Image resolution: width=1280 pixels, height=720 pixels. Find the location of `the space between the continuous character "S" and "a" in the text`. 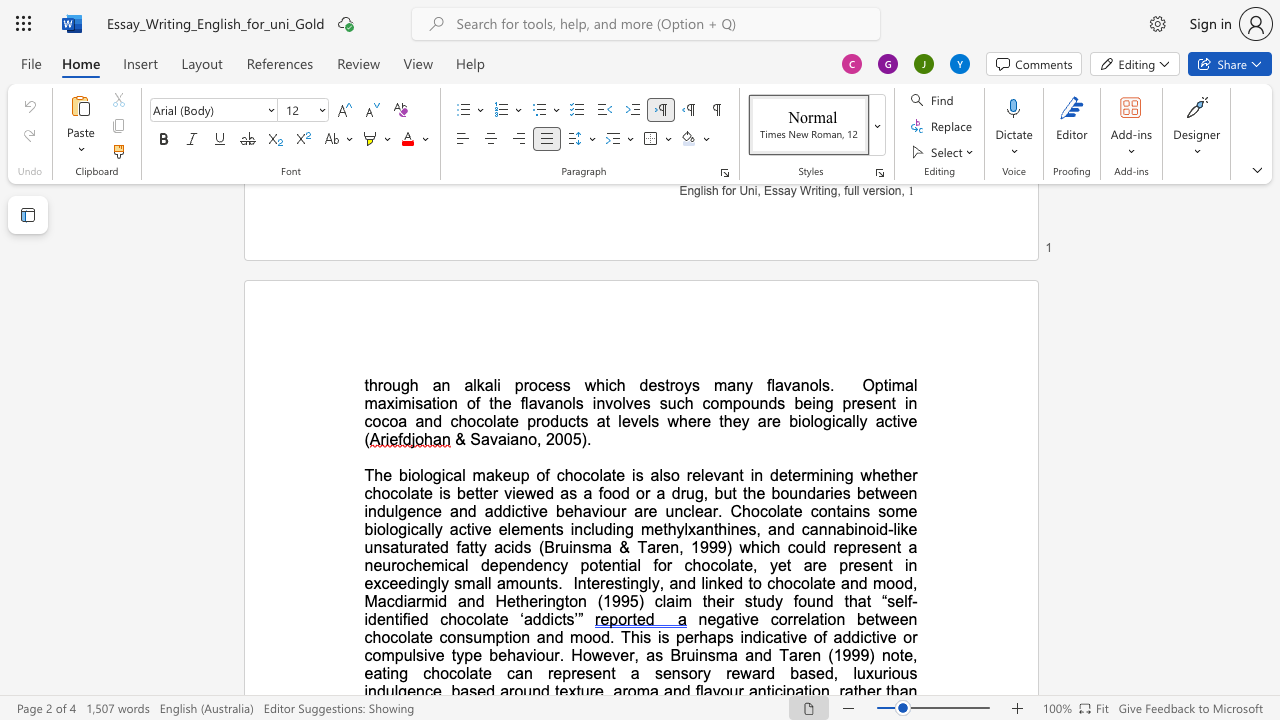

the space between the continuous character "S" and "a" in the text is located at coordinates (480, 438).